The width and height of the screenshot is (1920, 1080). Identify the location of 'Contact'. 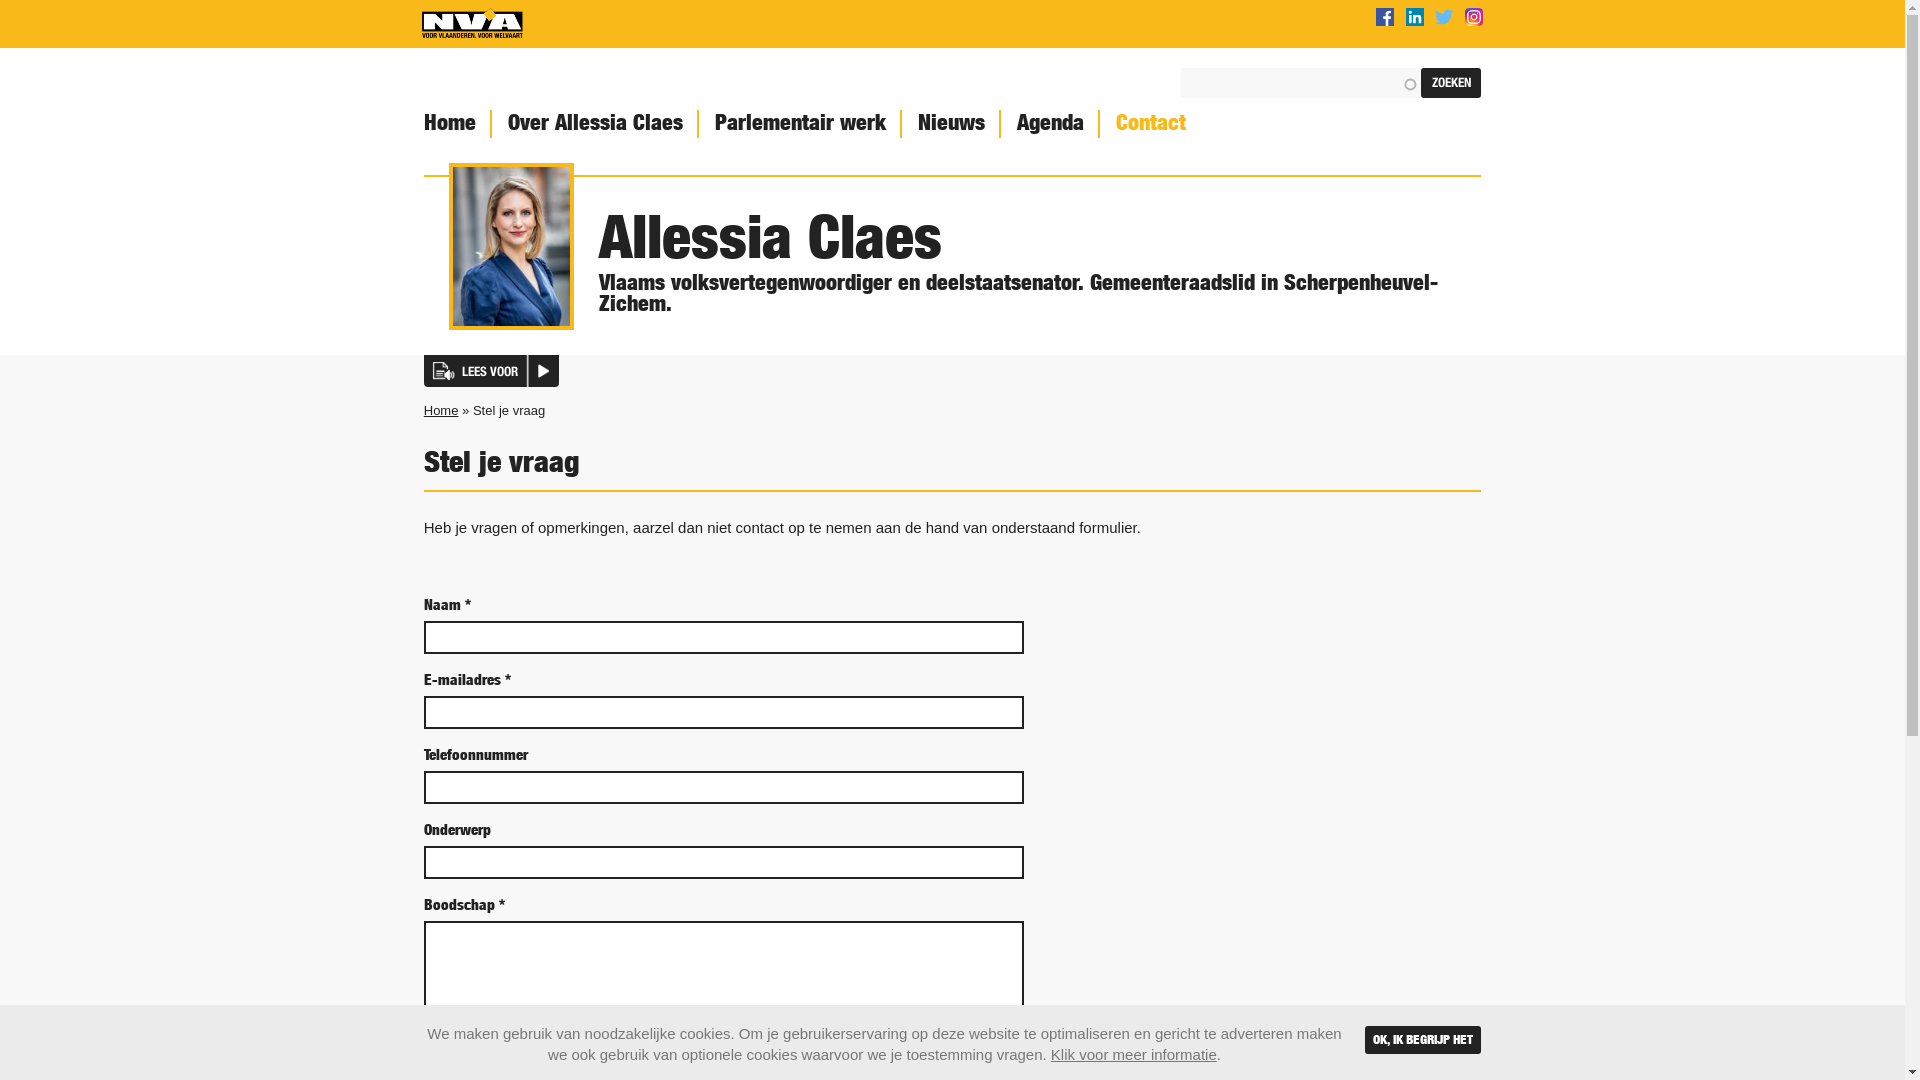
(1097, 123).